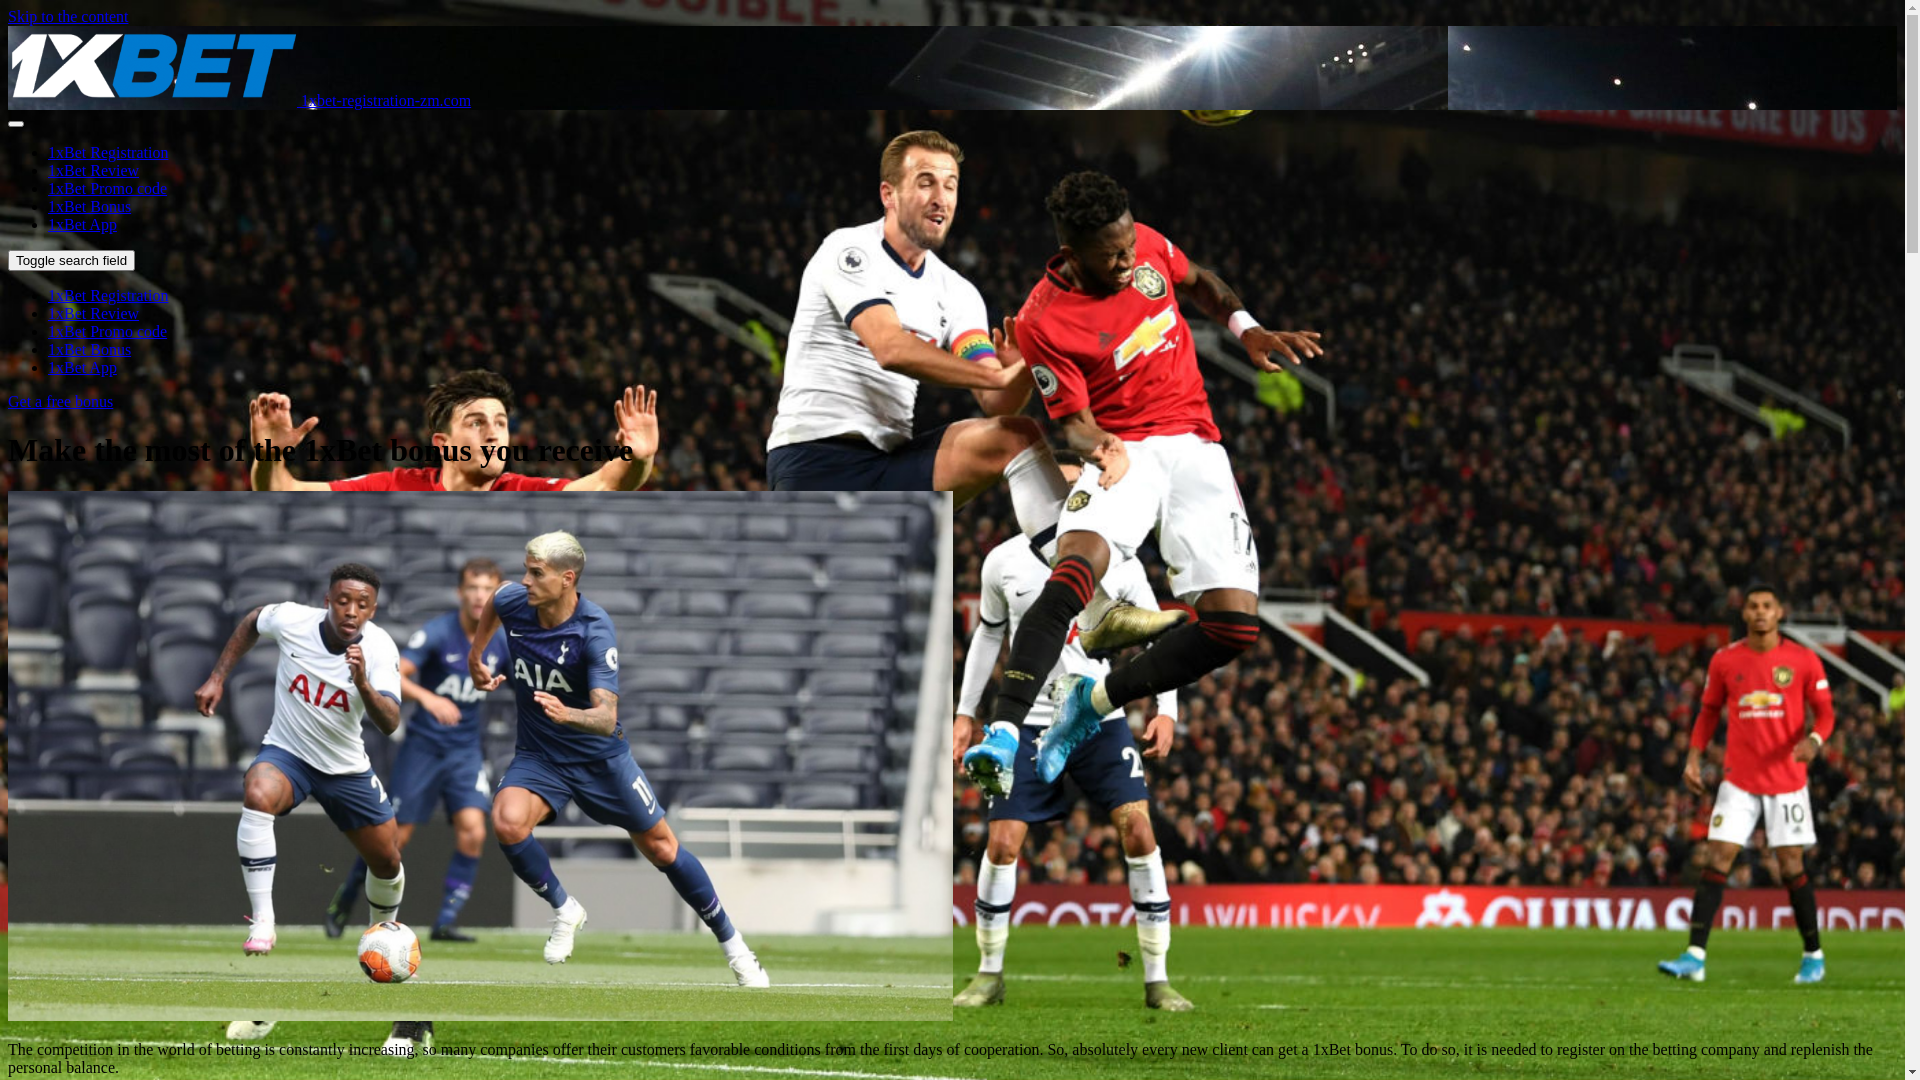 The height and width of the screenshot is (1080, 1920). What do you see at coordinates (48, 330) in the screenshot?
I see `'1xBet Promo code'` at bounding box center [48, 330].